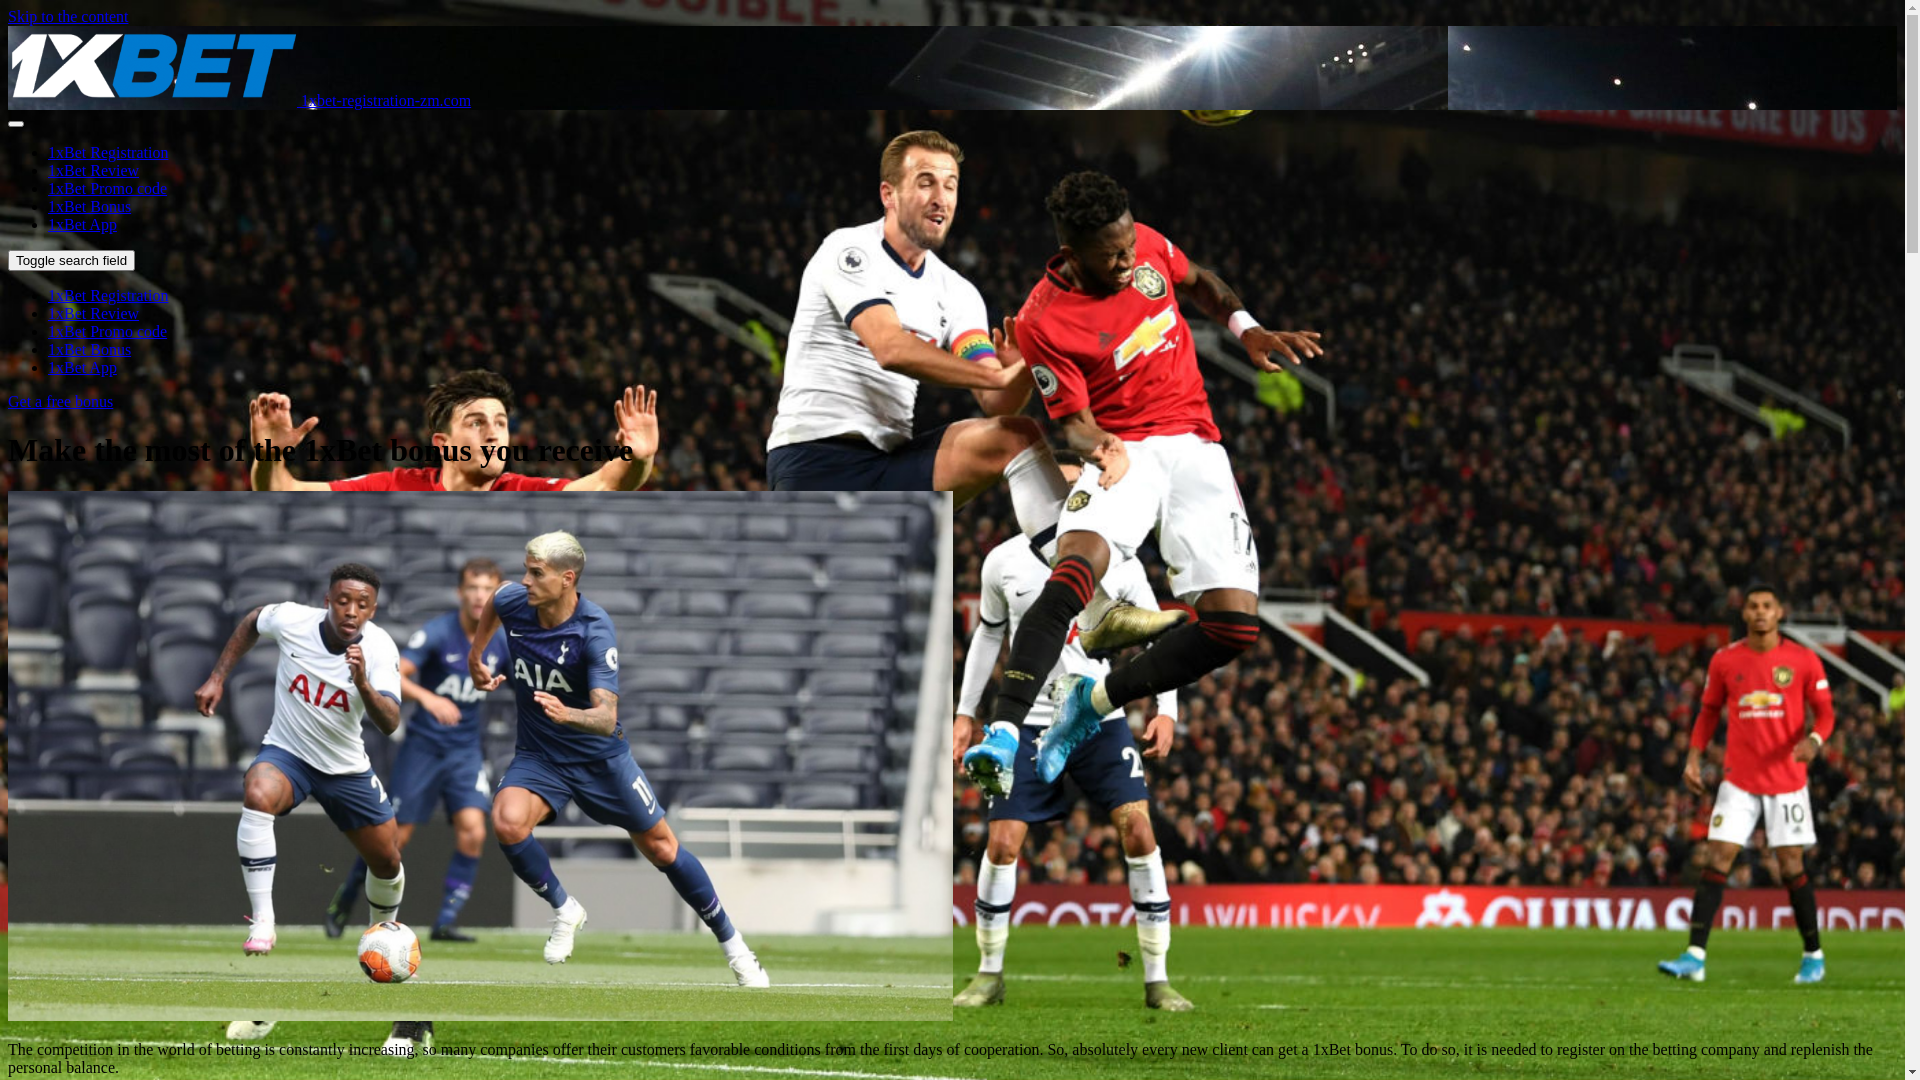 The height and width of the screenshot is (1080, 1920). What do you see at coordinates (48, 330) in the screenshot?
I see `'1xBet Promo code'` at bounding box center [48, 330].